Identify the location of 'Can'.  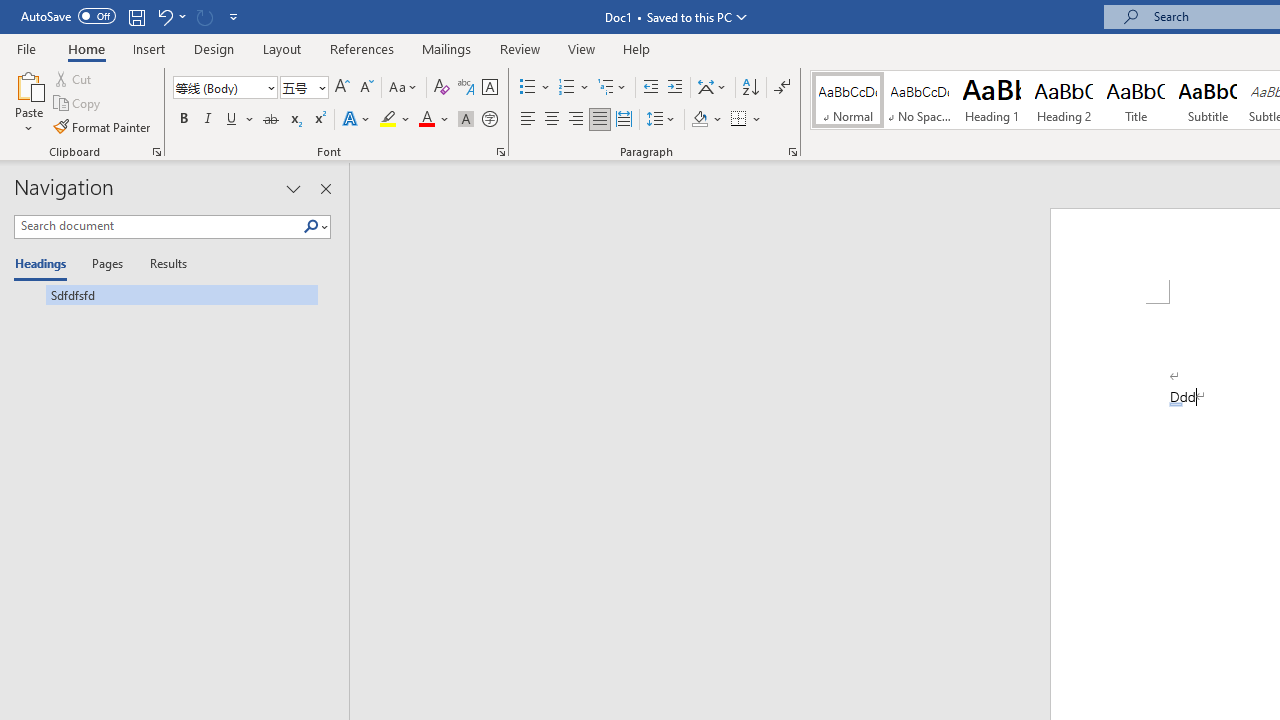
(204, 16).